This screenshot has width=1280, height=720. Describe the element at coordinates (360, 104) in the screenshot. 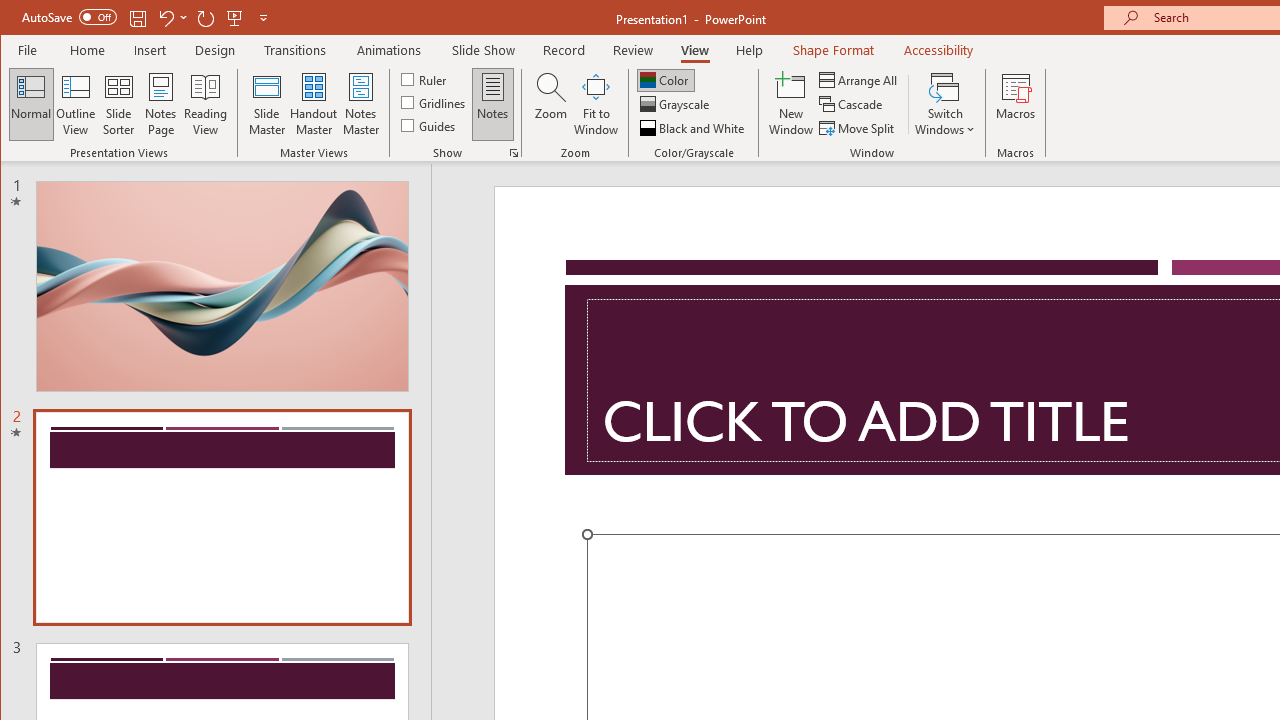

I see `'Notes Master'` at that location.